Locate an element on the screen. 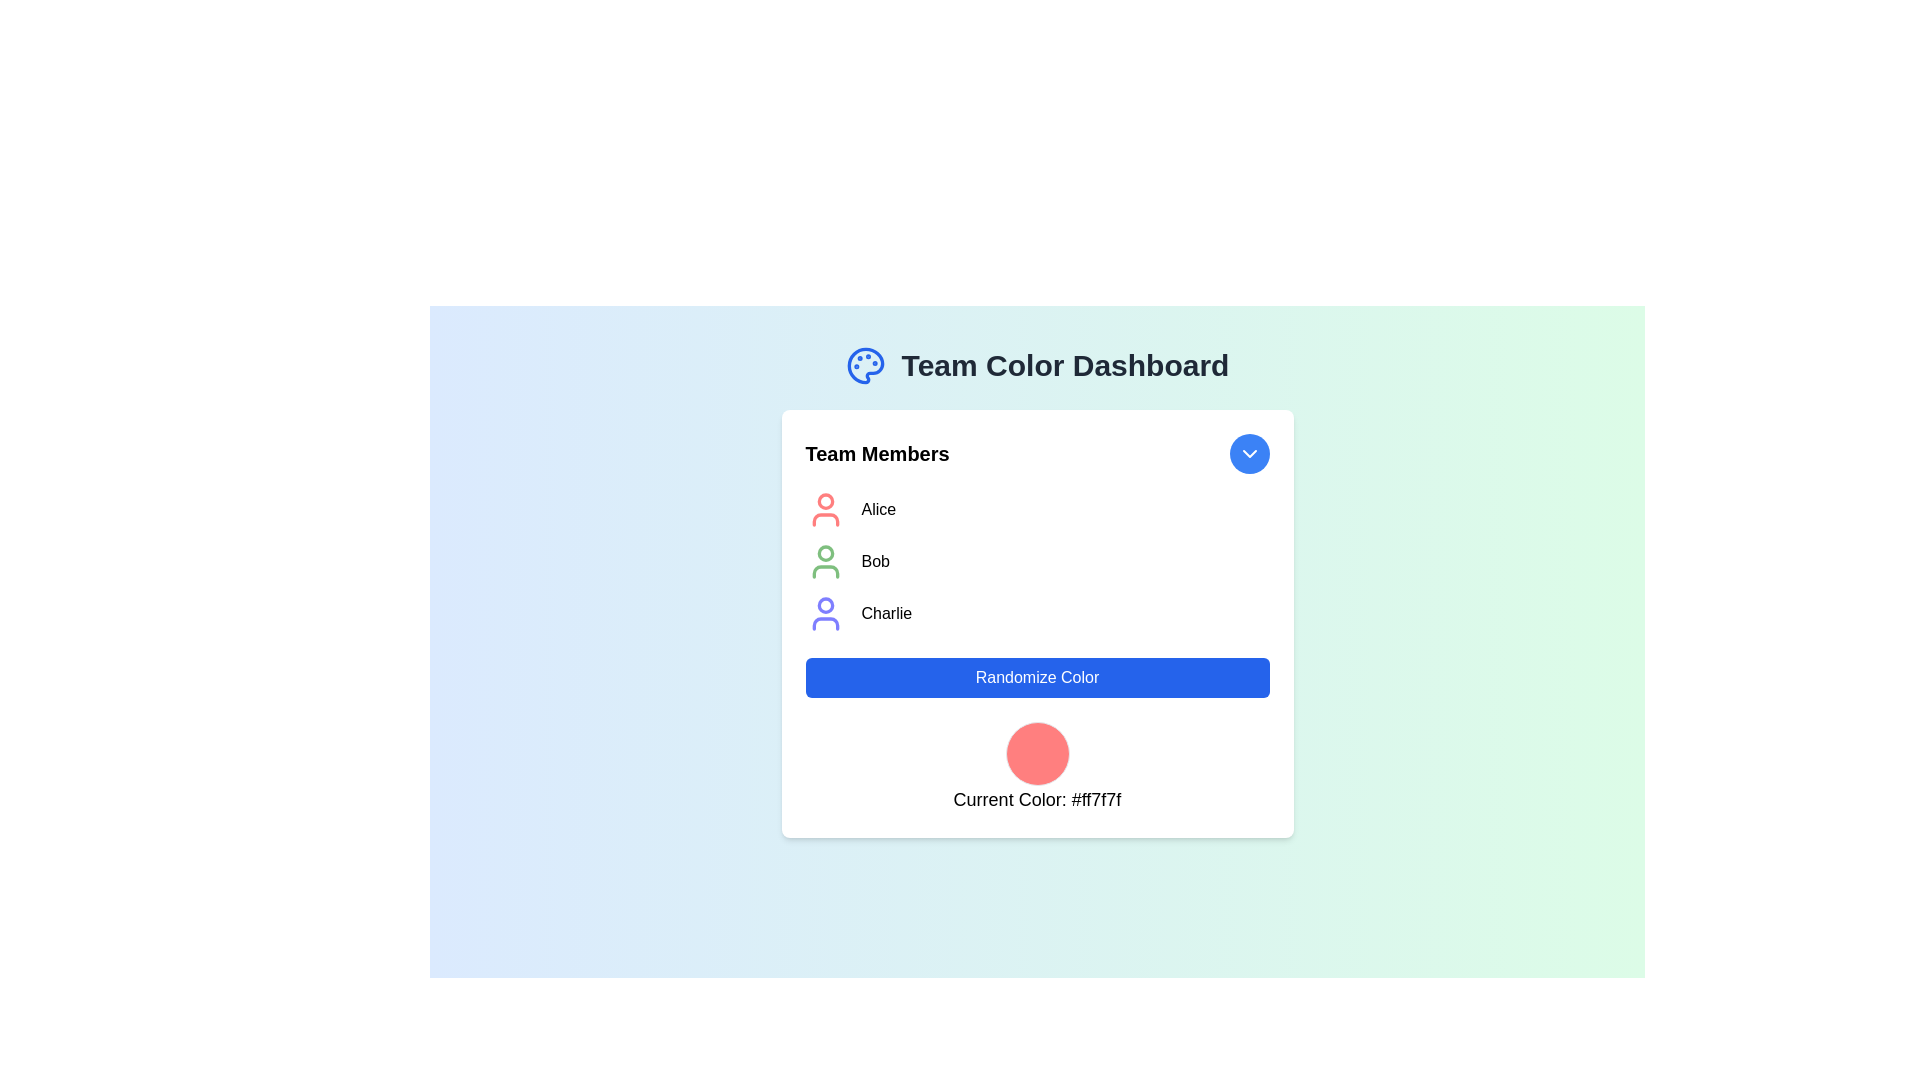 This screenshot has height=1080, width=1920. the text label element displaying 'Charlie', which is located in the third position of the vertical team member list is located at coordinates (885, 612).